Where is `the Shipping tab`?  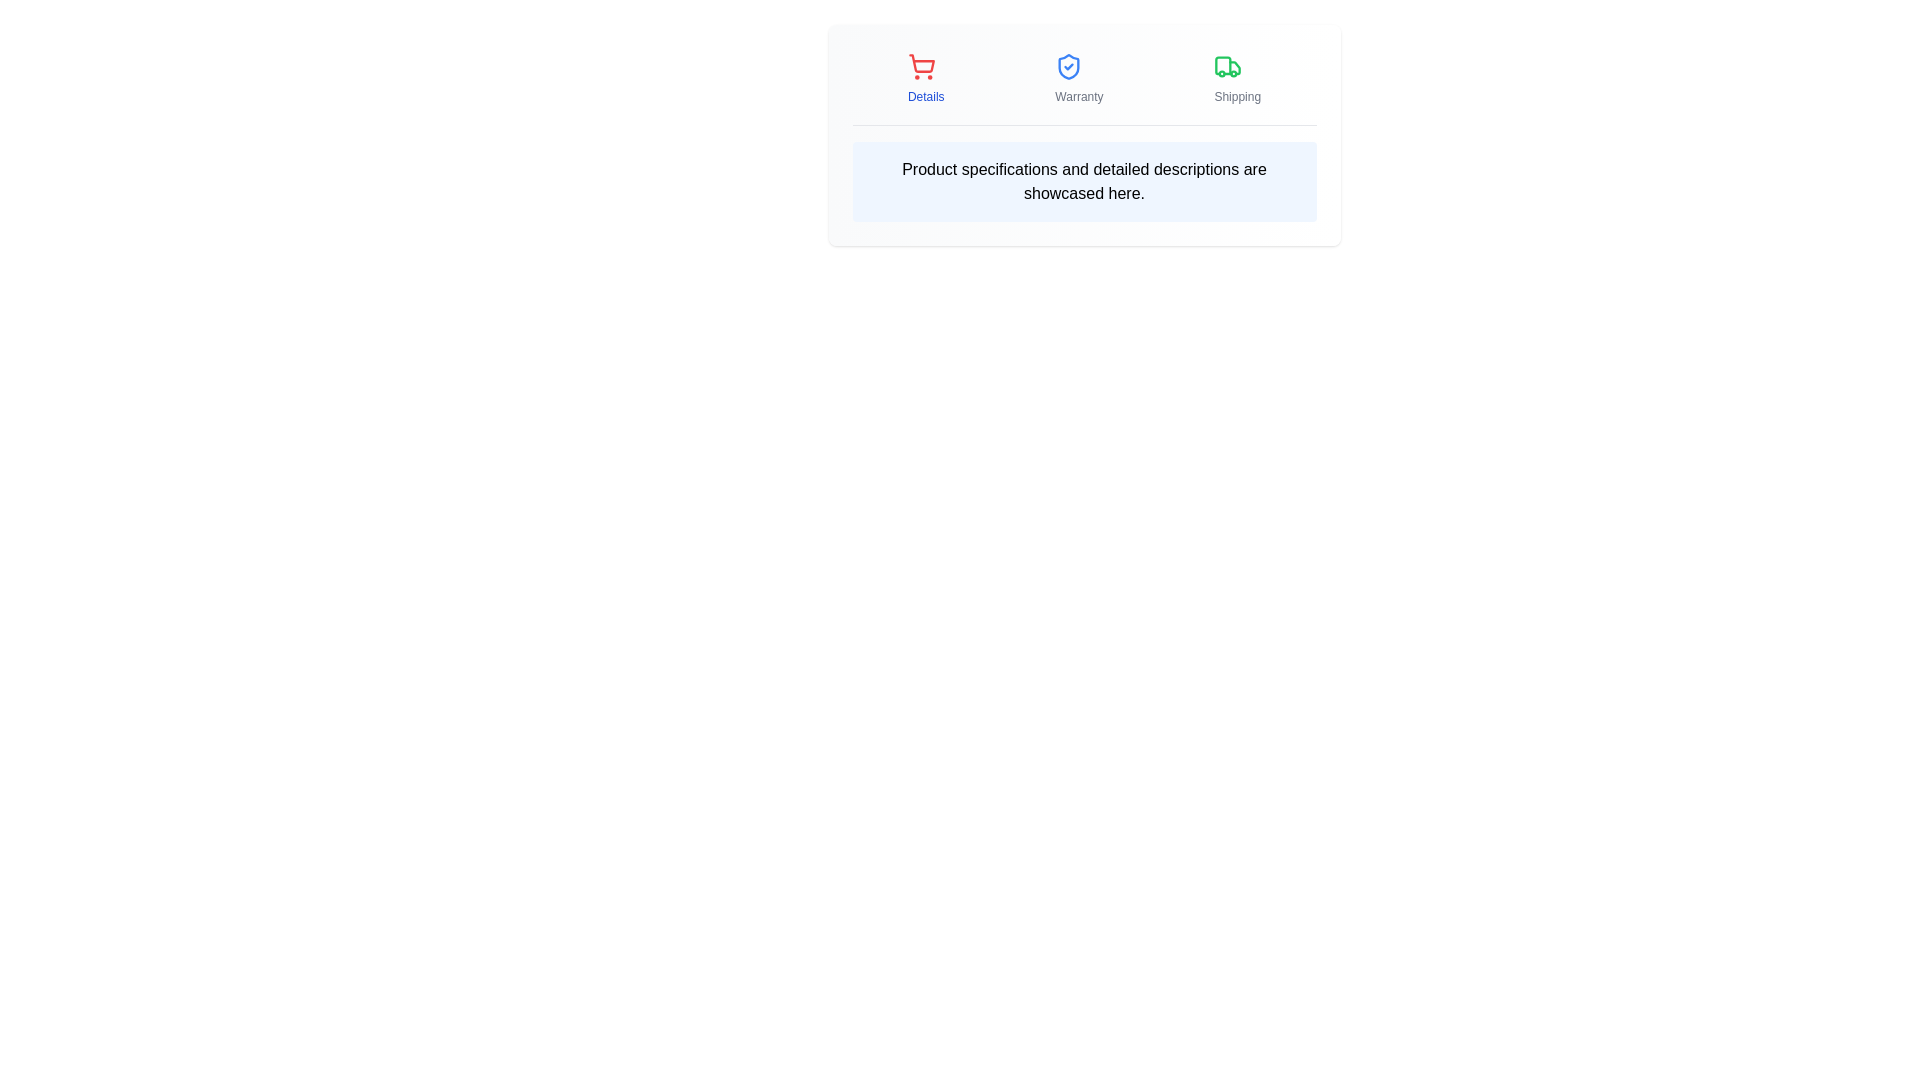 the Shipping tab is located at coordinates (1236, 77).